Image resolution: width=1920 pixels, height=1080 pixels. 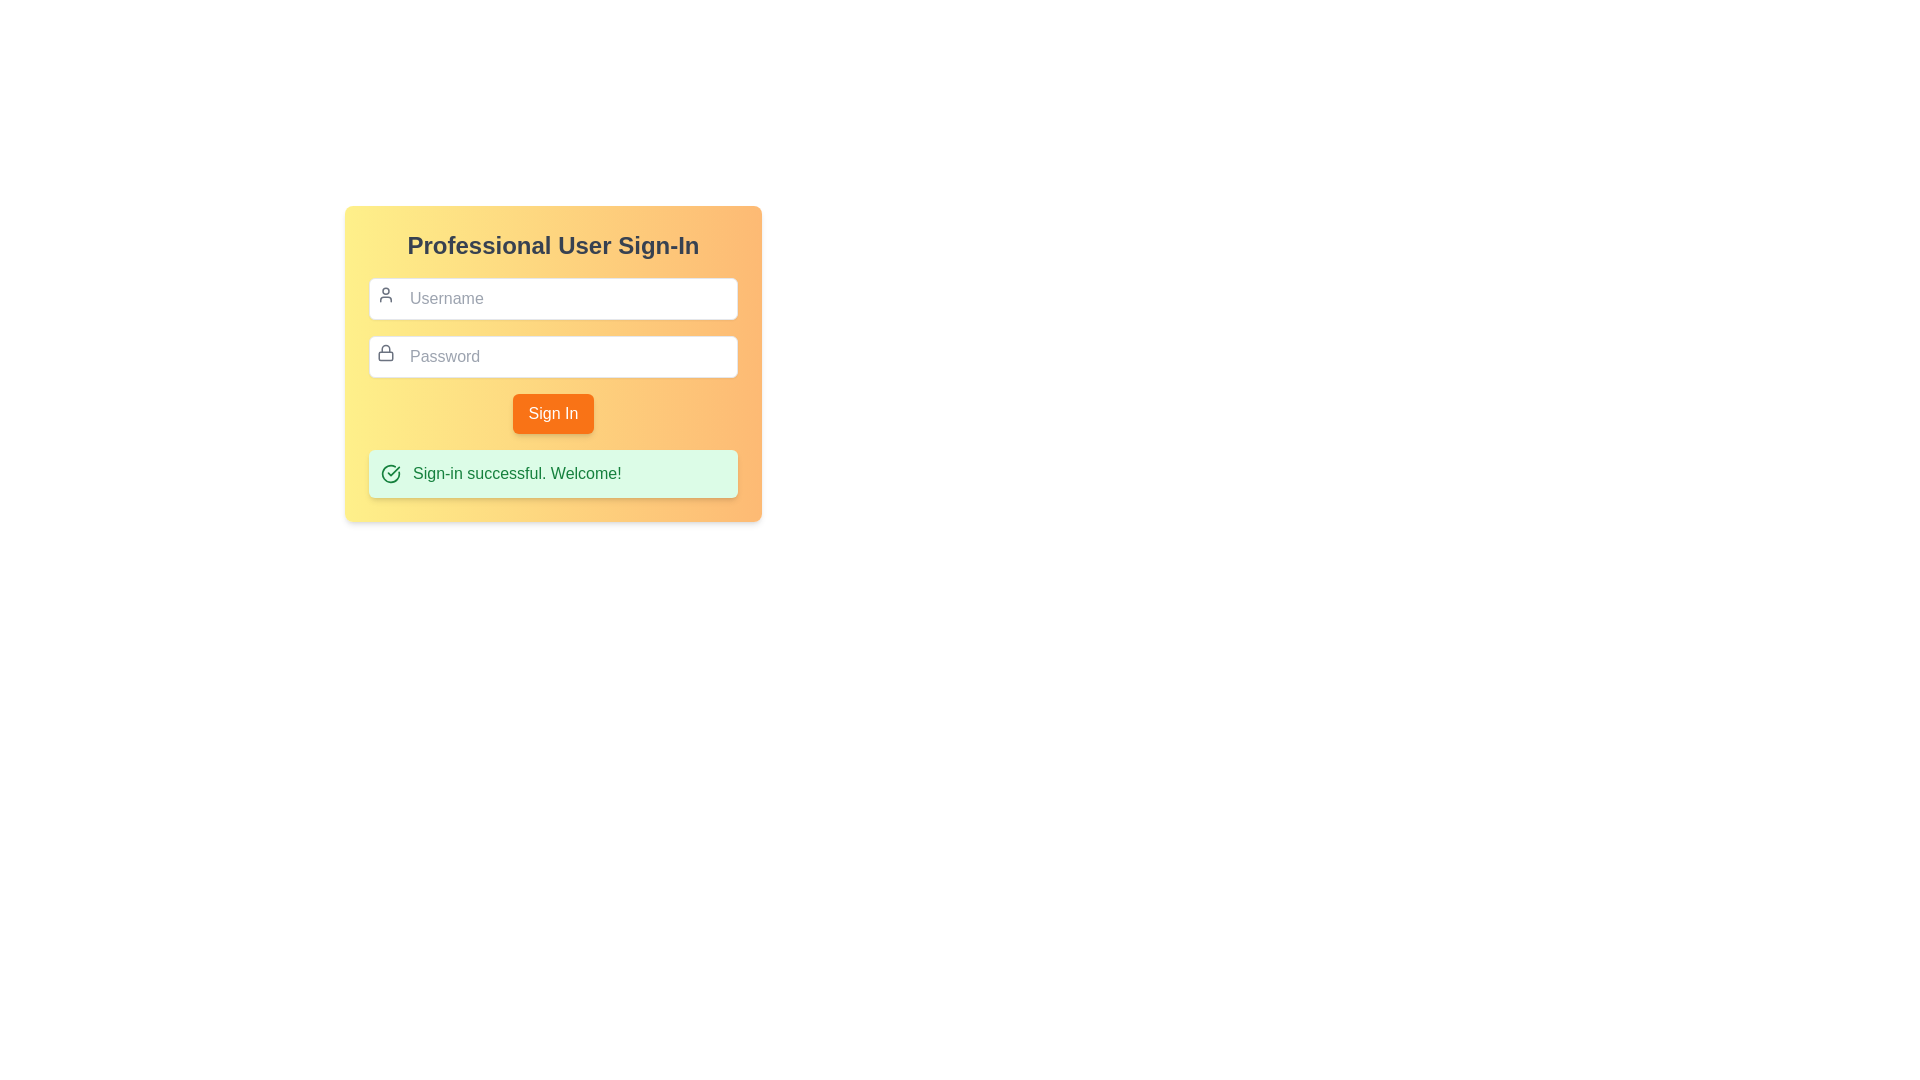 I want to click on message from the green notification box that says 'Sign-in successful. Welcome!', so click(x=553, y=474).